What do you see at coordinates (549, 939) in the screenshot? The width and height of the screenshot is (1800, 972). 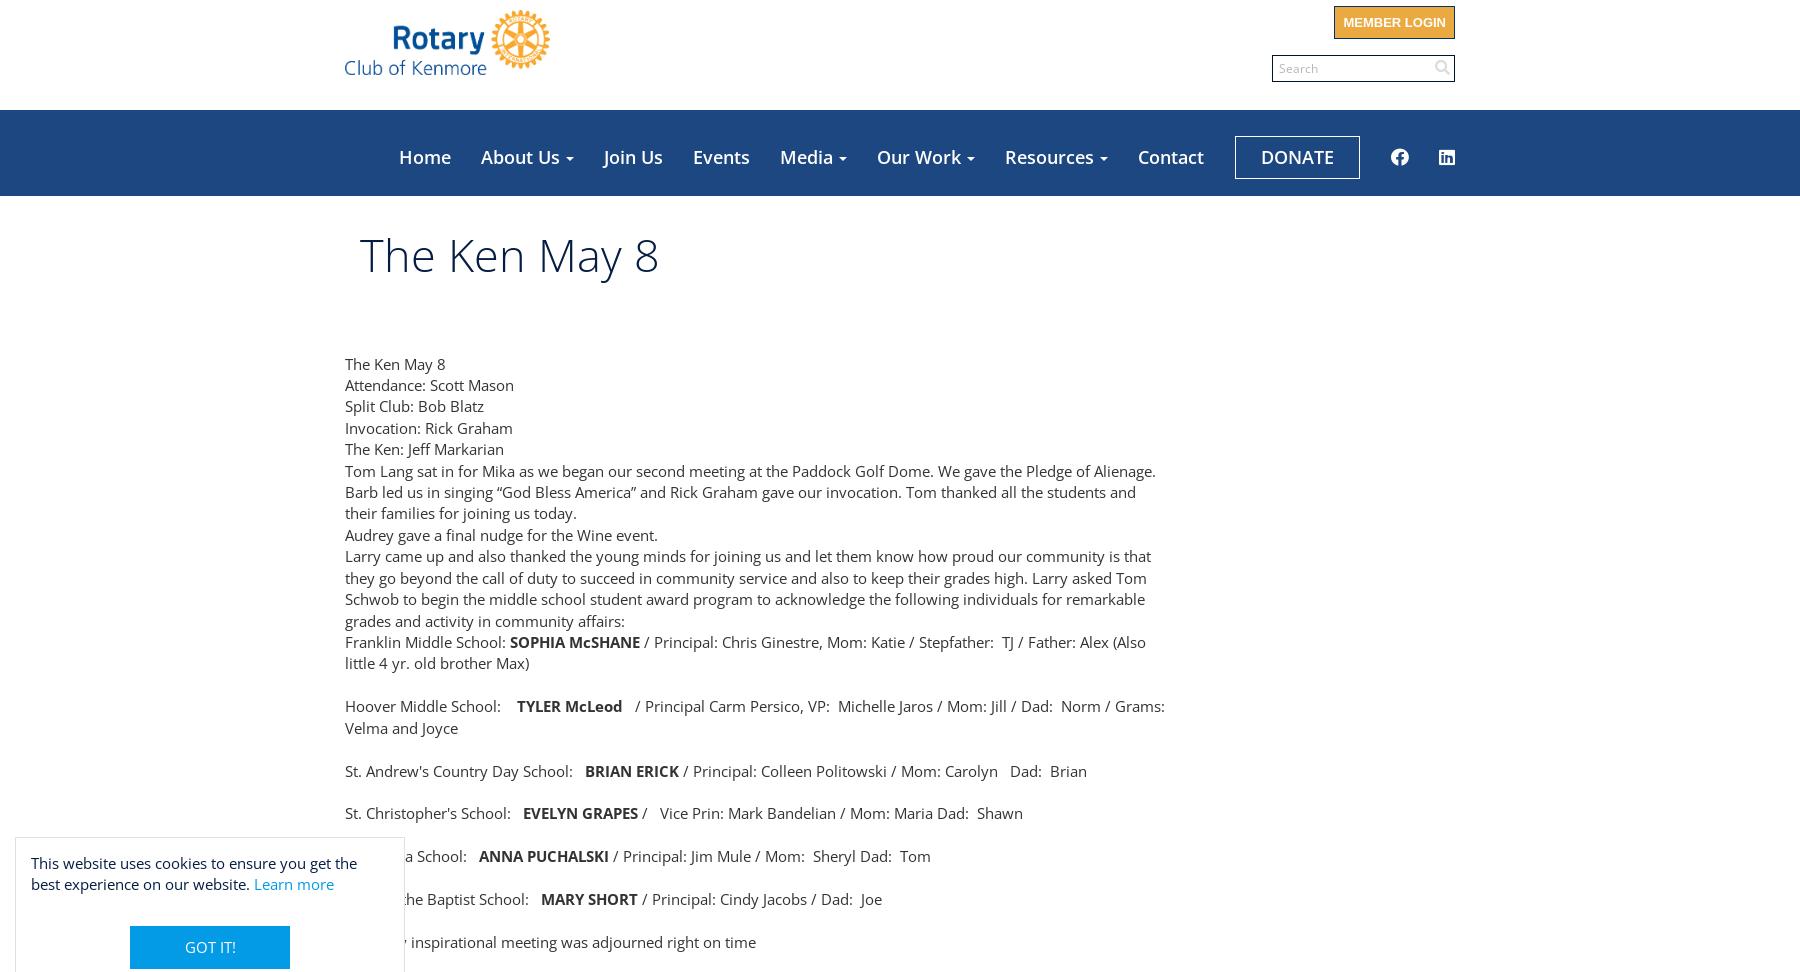 I see `'This very inspirational meeting was adjourned right on time'` at bounding box center [549, 939].